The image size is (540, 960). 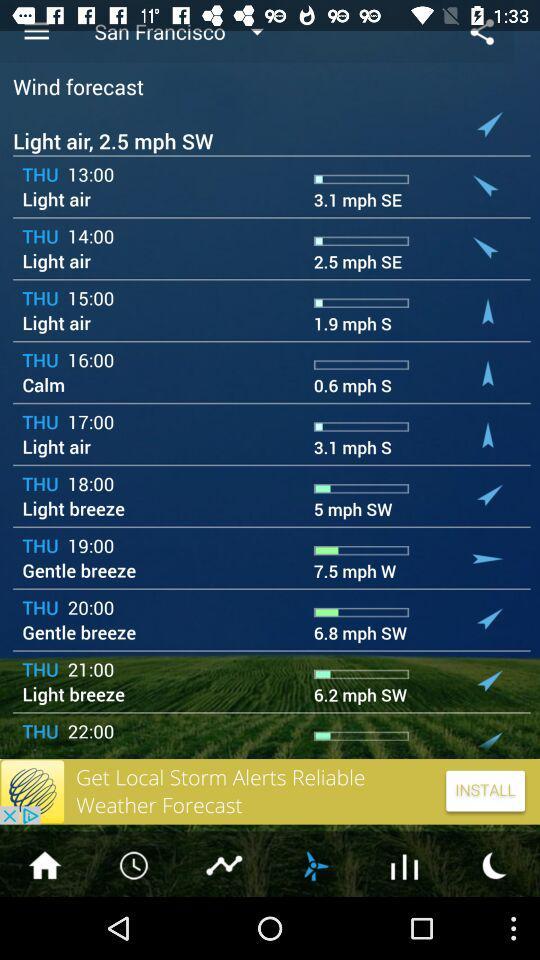 What do you see at coordinates (135, 925) in the screenshot?
I see `the time icon` at bounding box center [135, 925].